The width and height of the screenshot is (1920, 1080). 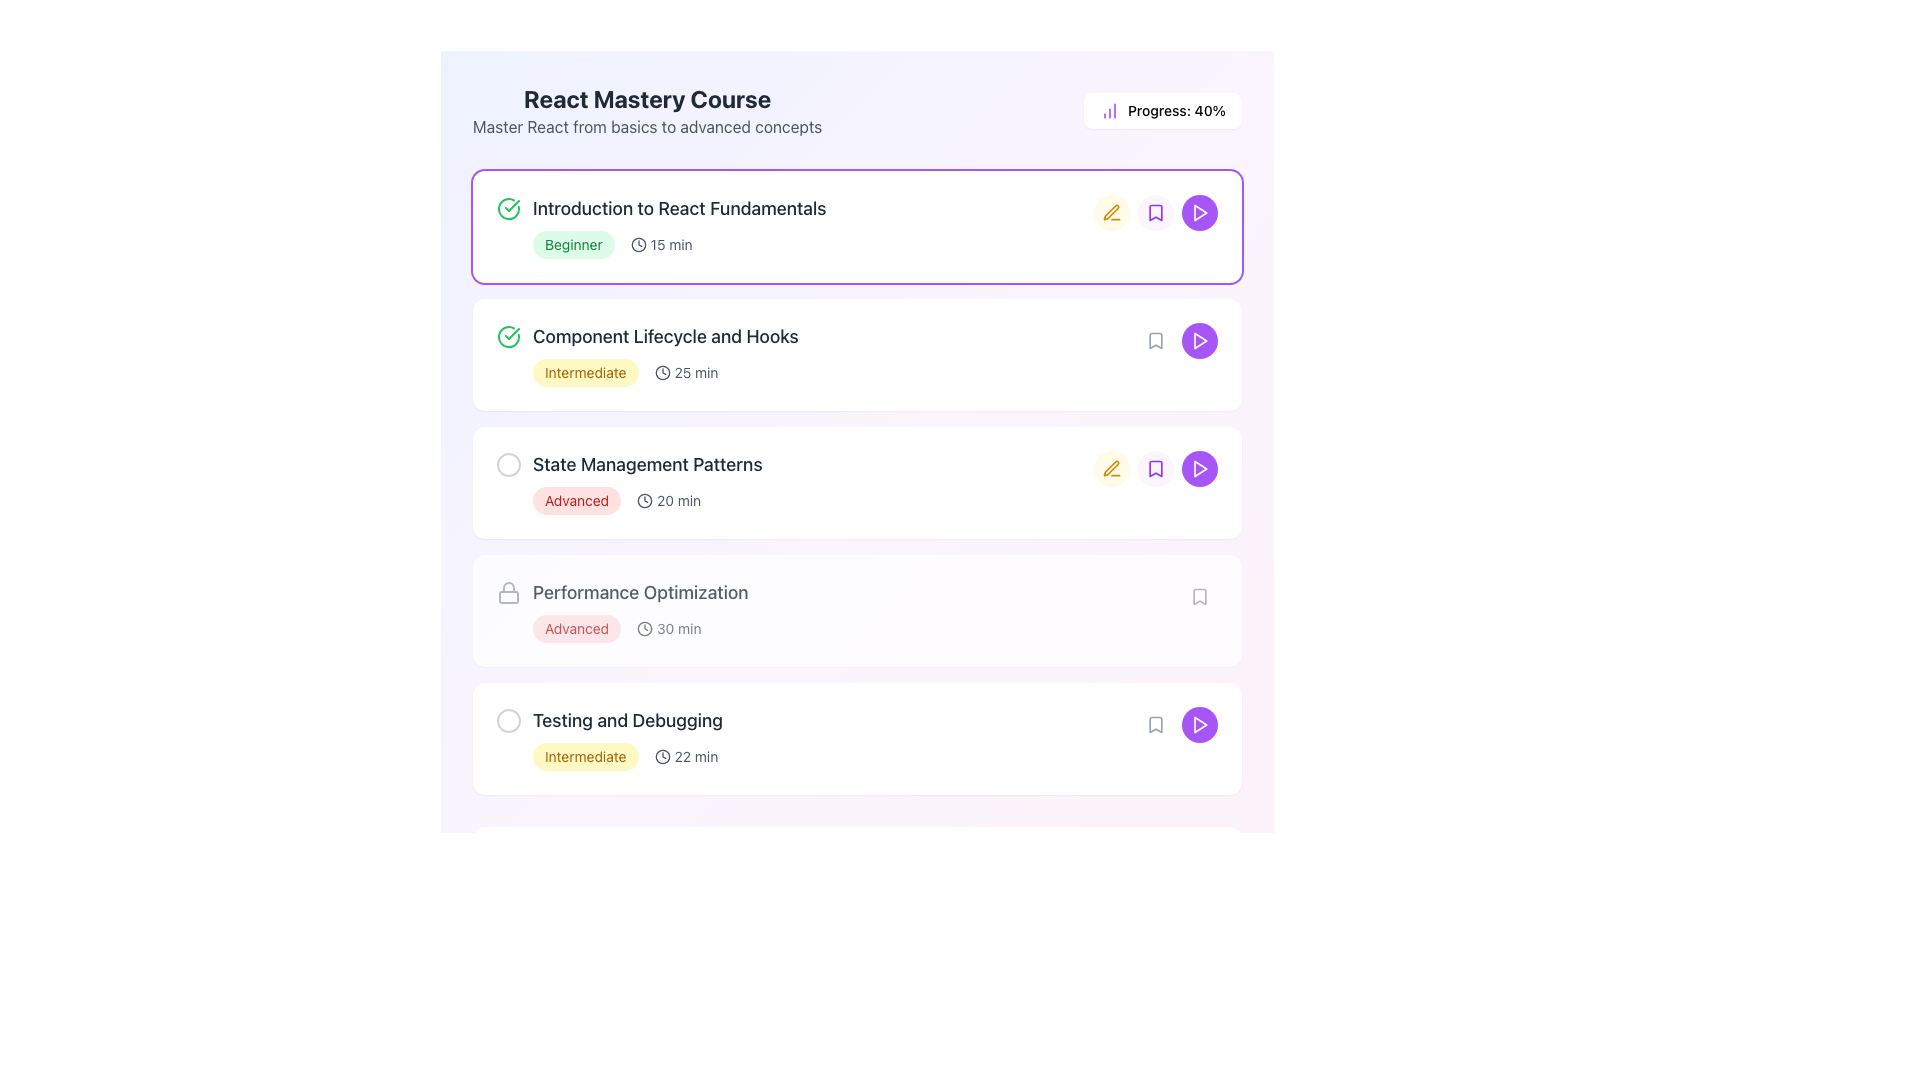 I want to click on the small outlined grey lock icon located to the left of the 'Performance Optimization' text, so click(x=508, y=592).